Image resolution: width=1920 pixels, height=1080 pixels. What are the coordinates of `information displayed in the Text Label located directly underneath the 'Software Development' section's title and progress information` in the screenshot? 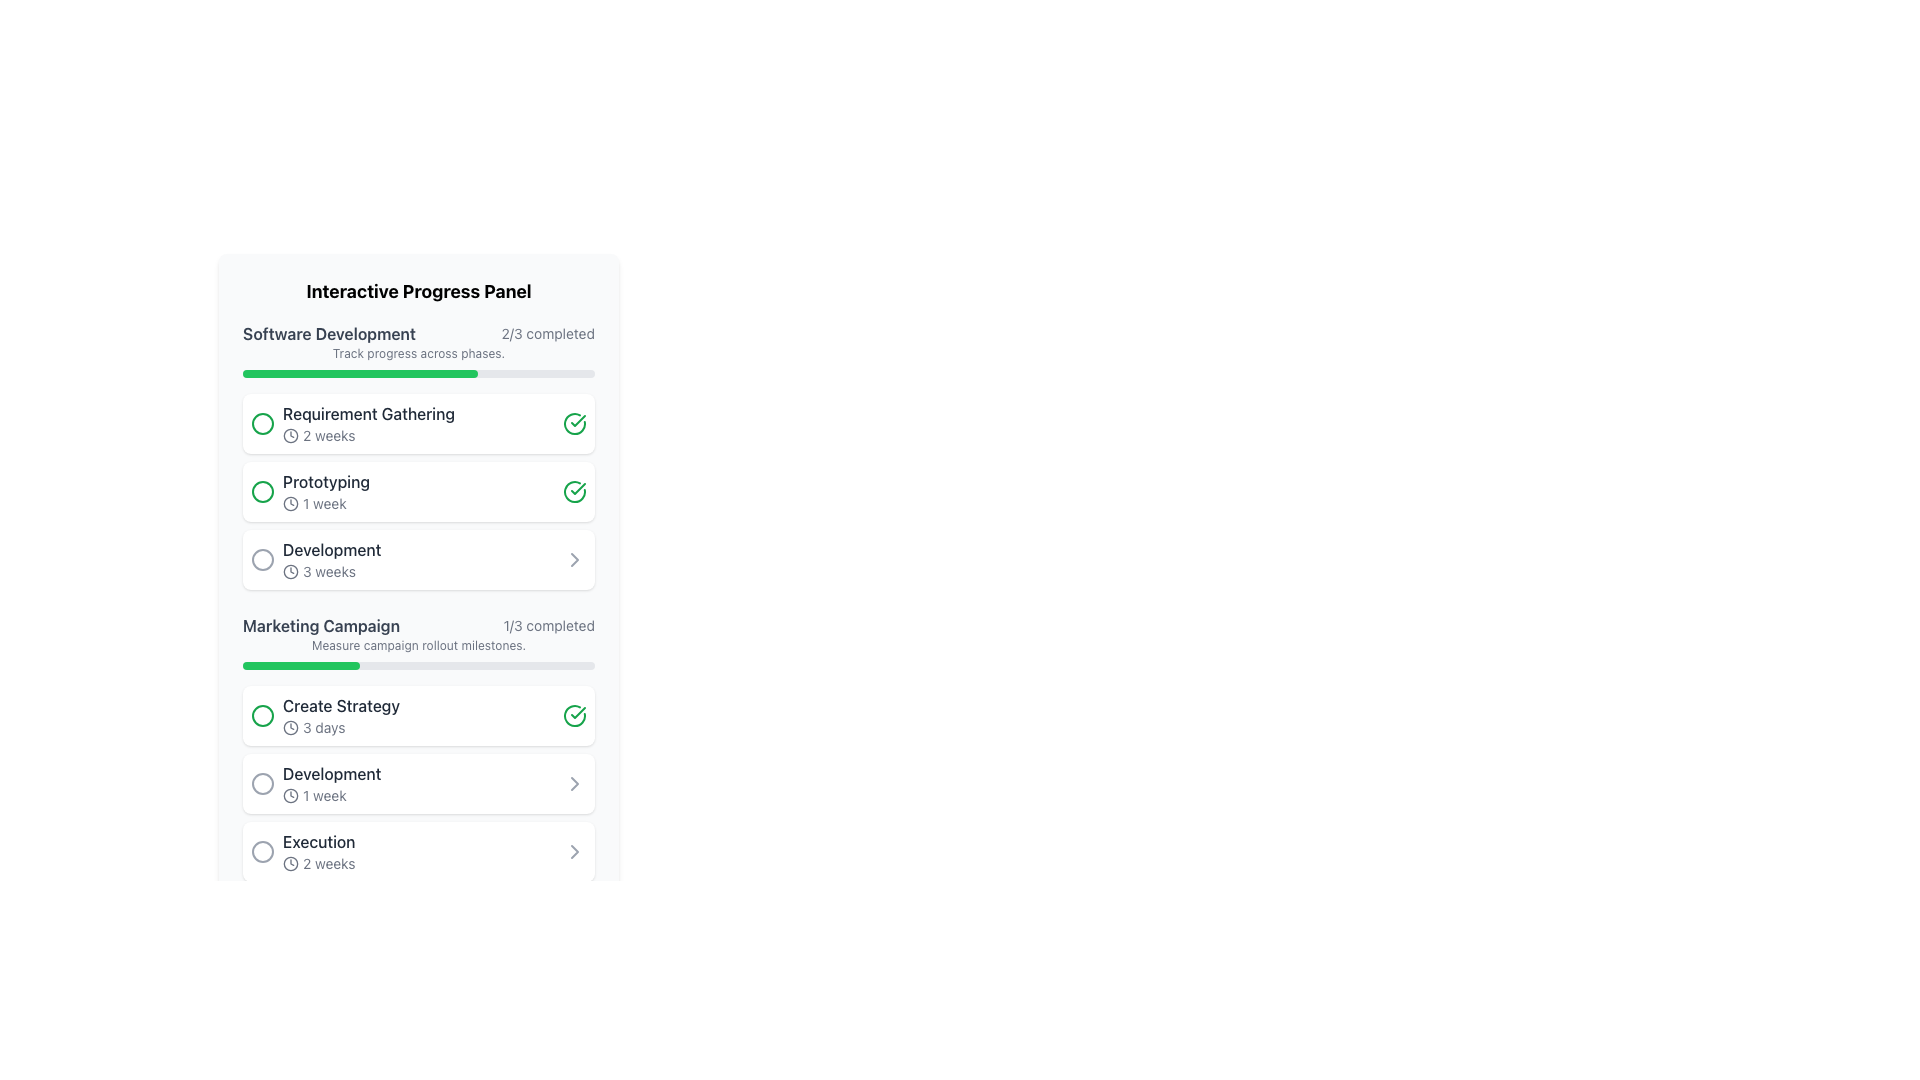 It's located at (417, 353).